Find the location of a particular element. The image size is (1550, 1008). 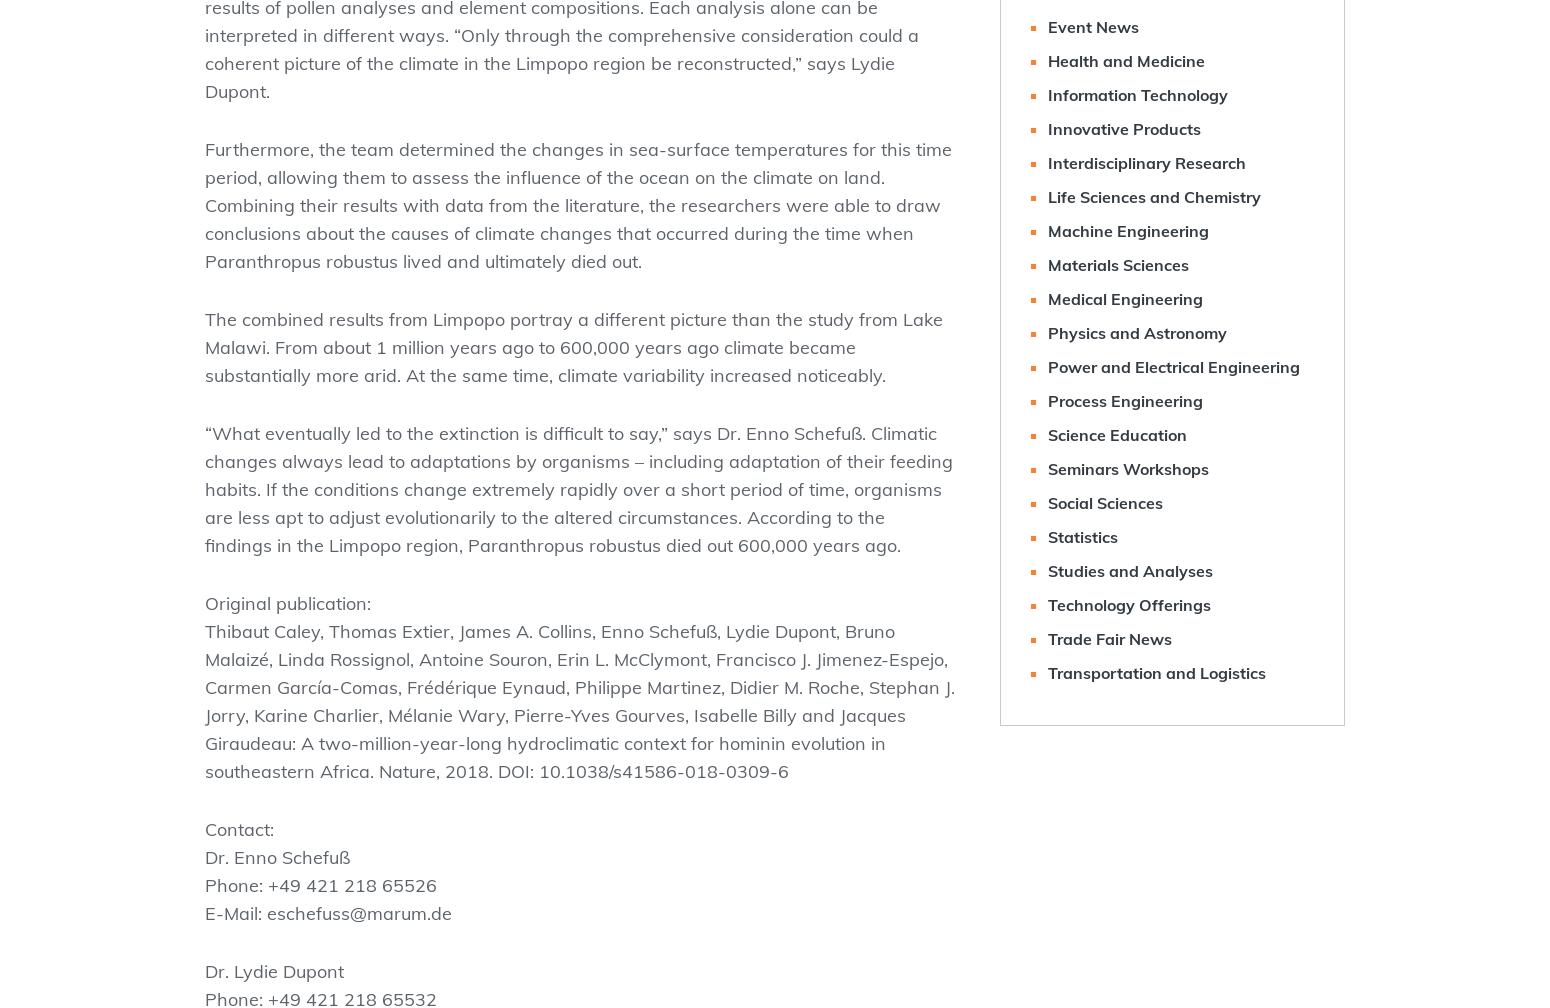

'Innovative Products' is located at coordinates (1123, 129).